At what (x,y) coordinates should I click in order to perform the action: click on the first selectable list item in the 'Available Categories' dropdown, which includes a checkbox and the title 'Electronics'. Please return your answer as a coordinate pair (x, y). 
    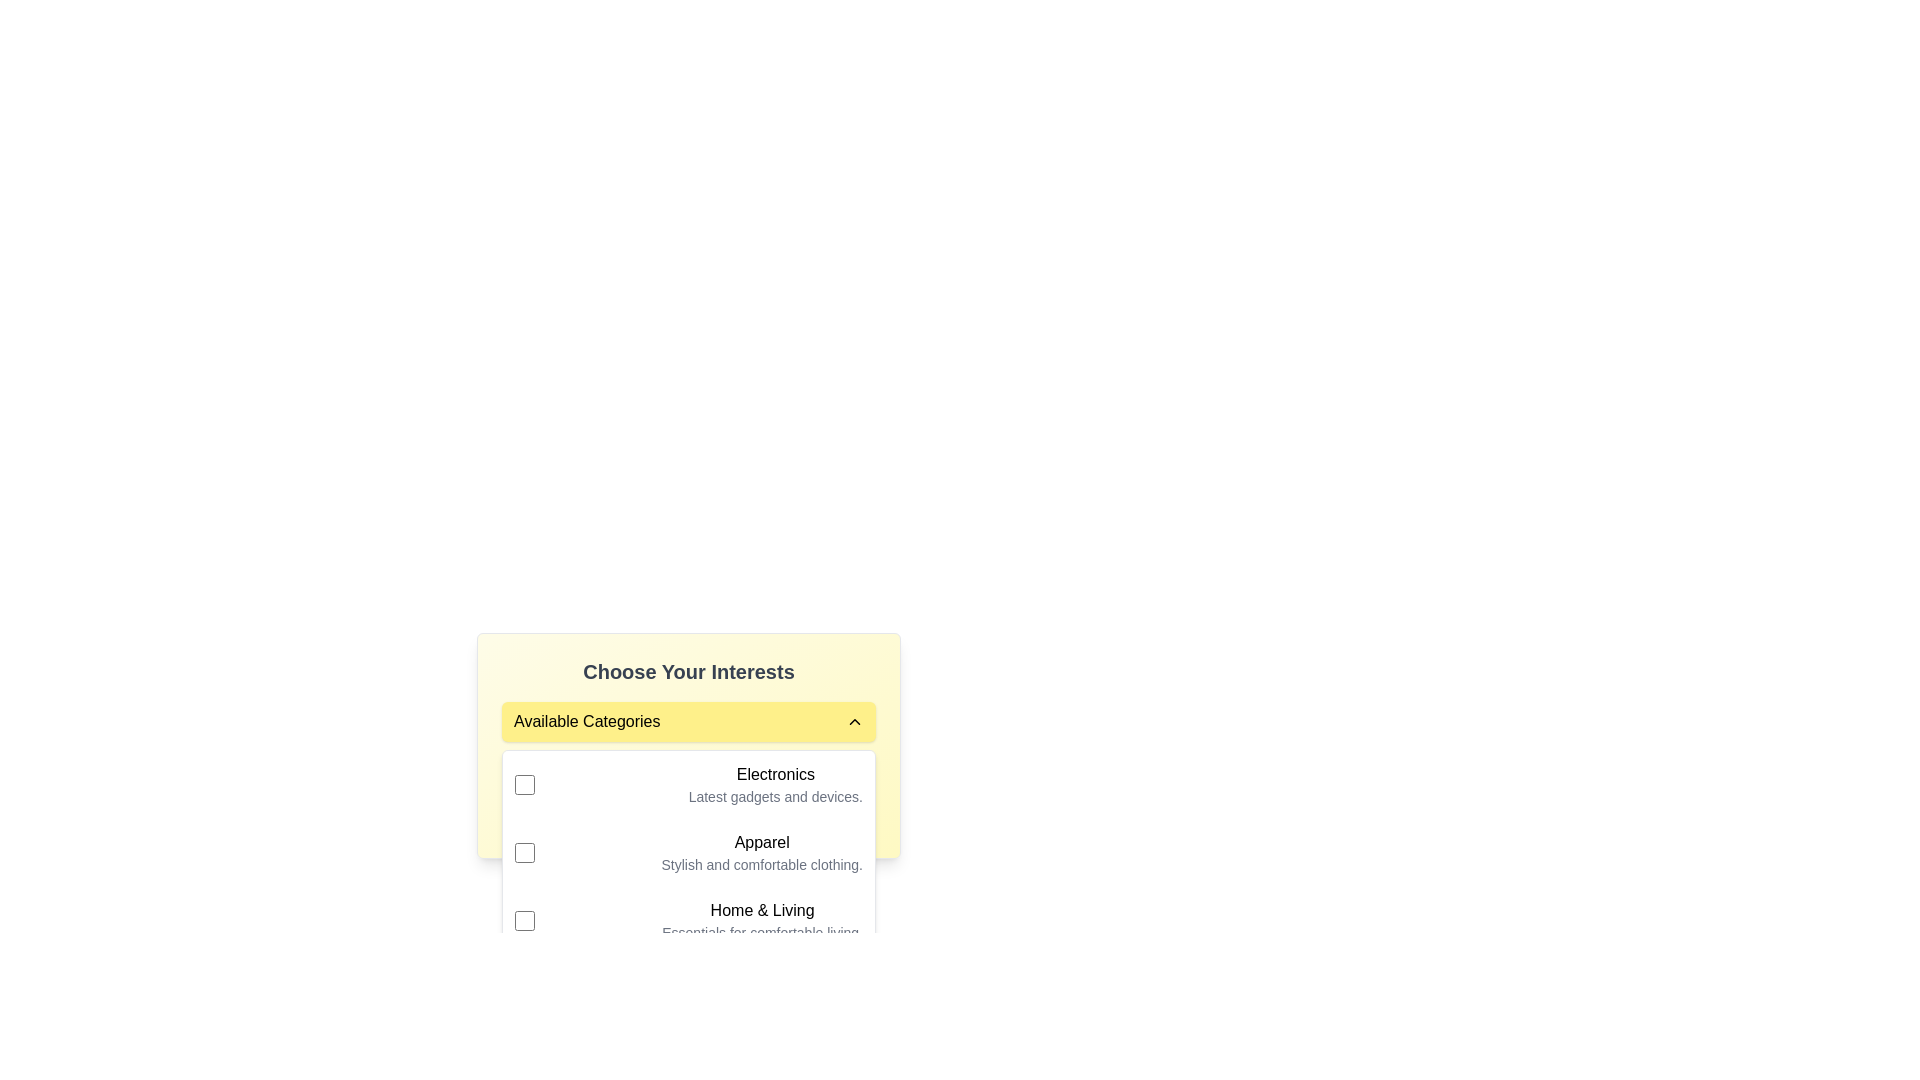
    Looking at the image, I should click on (689, 784).